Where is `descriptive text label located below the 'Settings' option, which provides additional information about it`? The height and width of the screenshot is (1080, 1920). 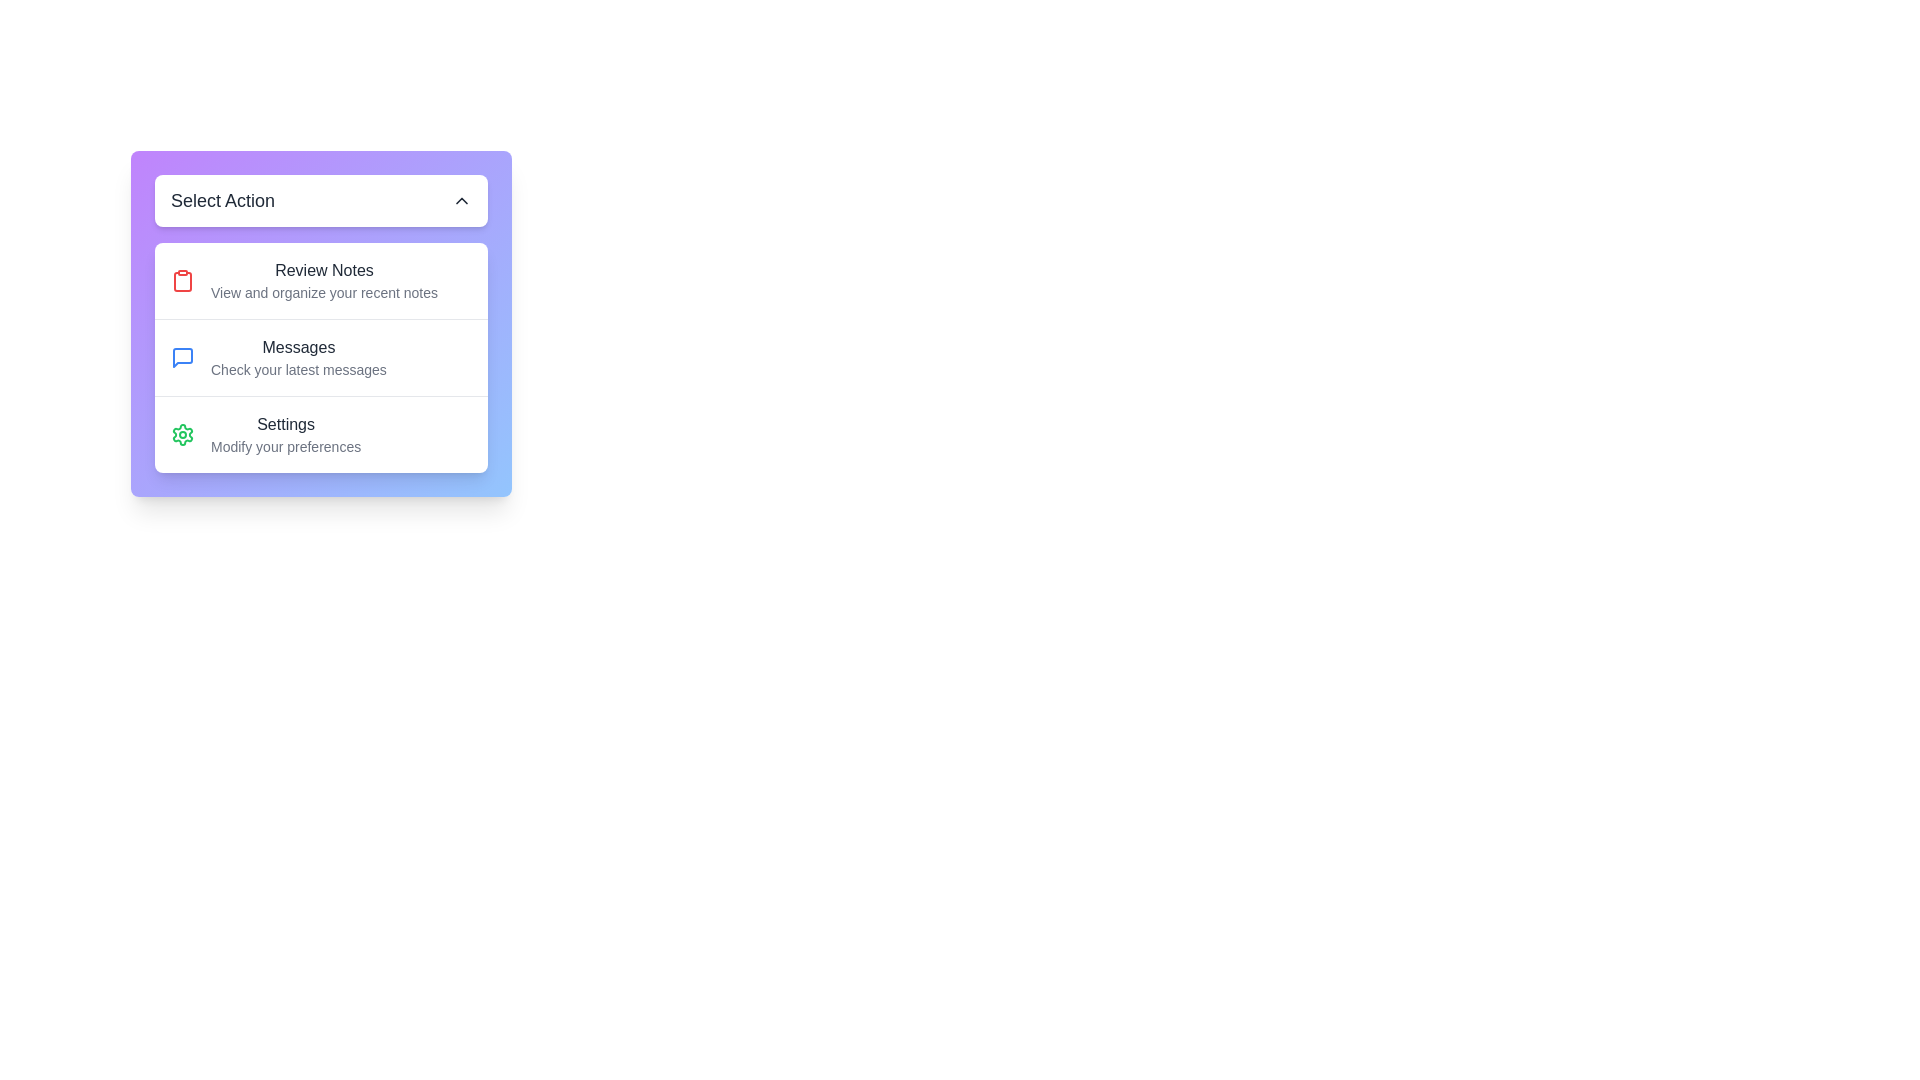
descriptive text label located below the 'Settings' option, which provides additional information about it is located at coordinates (285, 446).